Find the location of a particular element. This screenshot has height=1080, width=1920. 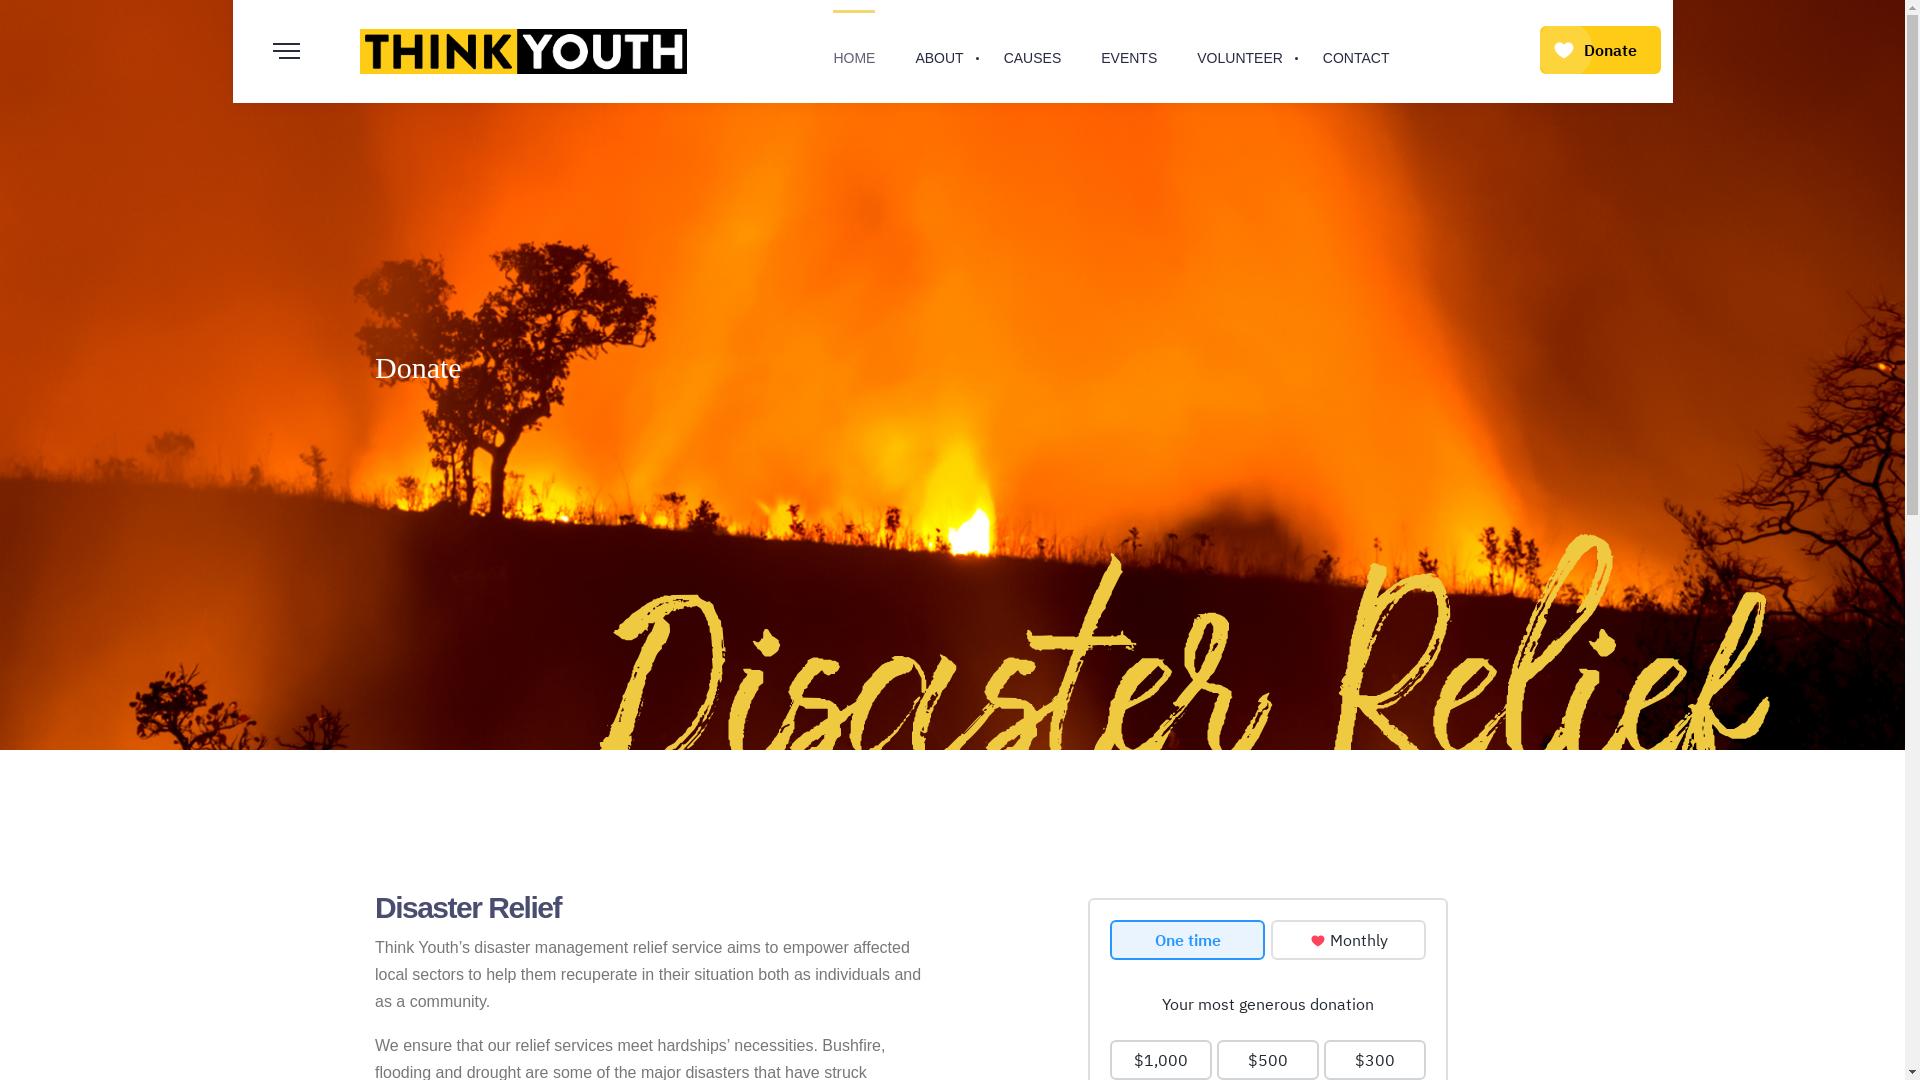

'ABOUT' is located at coordinates (938, 50).